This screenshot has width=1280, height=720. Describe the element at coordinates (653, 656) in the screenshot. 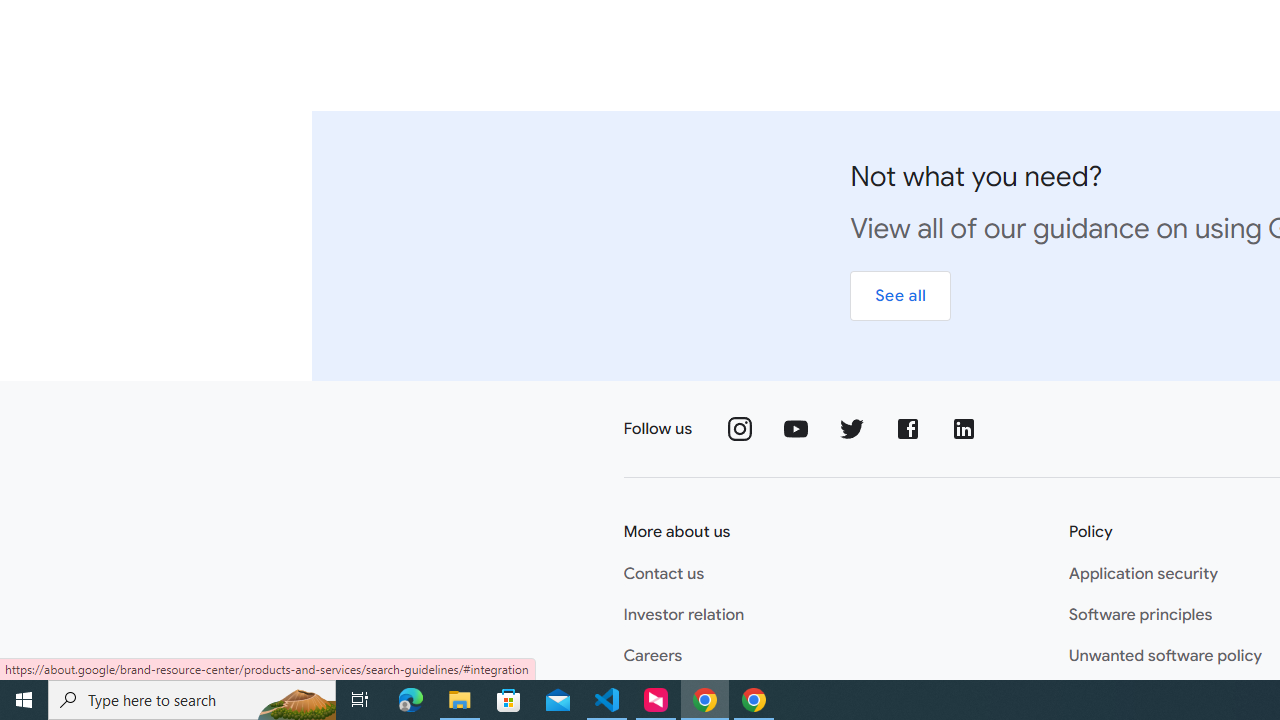

I see `'Careers'` at that location.